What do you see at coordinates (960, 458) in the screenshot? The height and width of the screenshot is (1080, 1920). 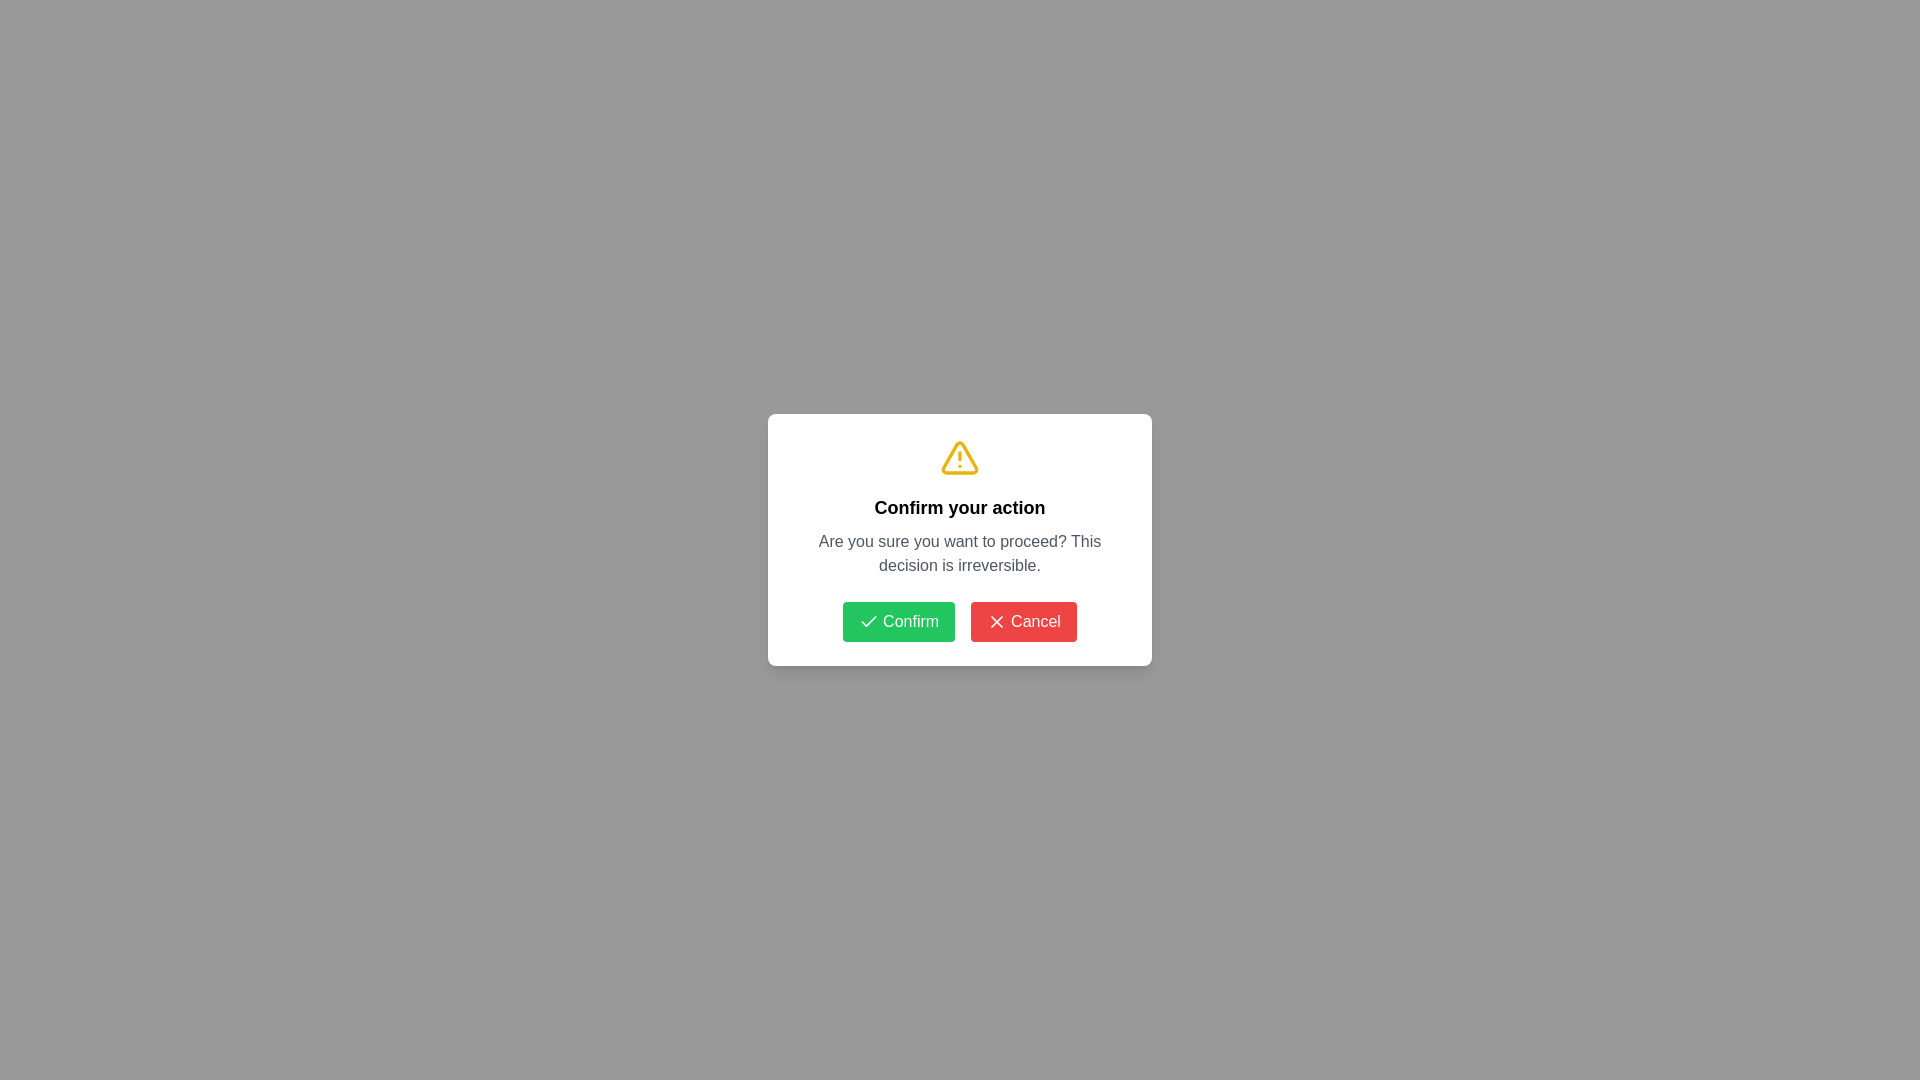 I see `the triangular warning icon with a yellow color and black outlines, located above the title text 'Confirm your action' in the confirmation modal` at bounding box center [960, 458].